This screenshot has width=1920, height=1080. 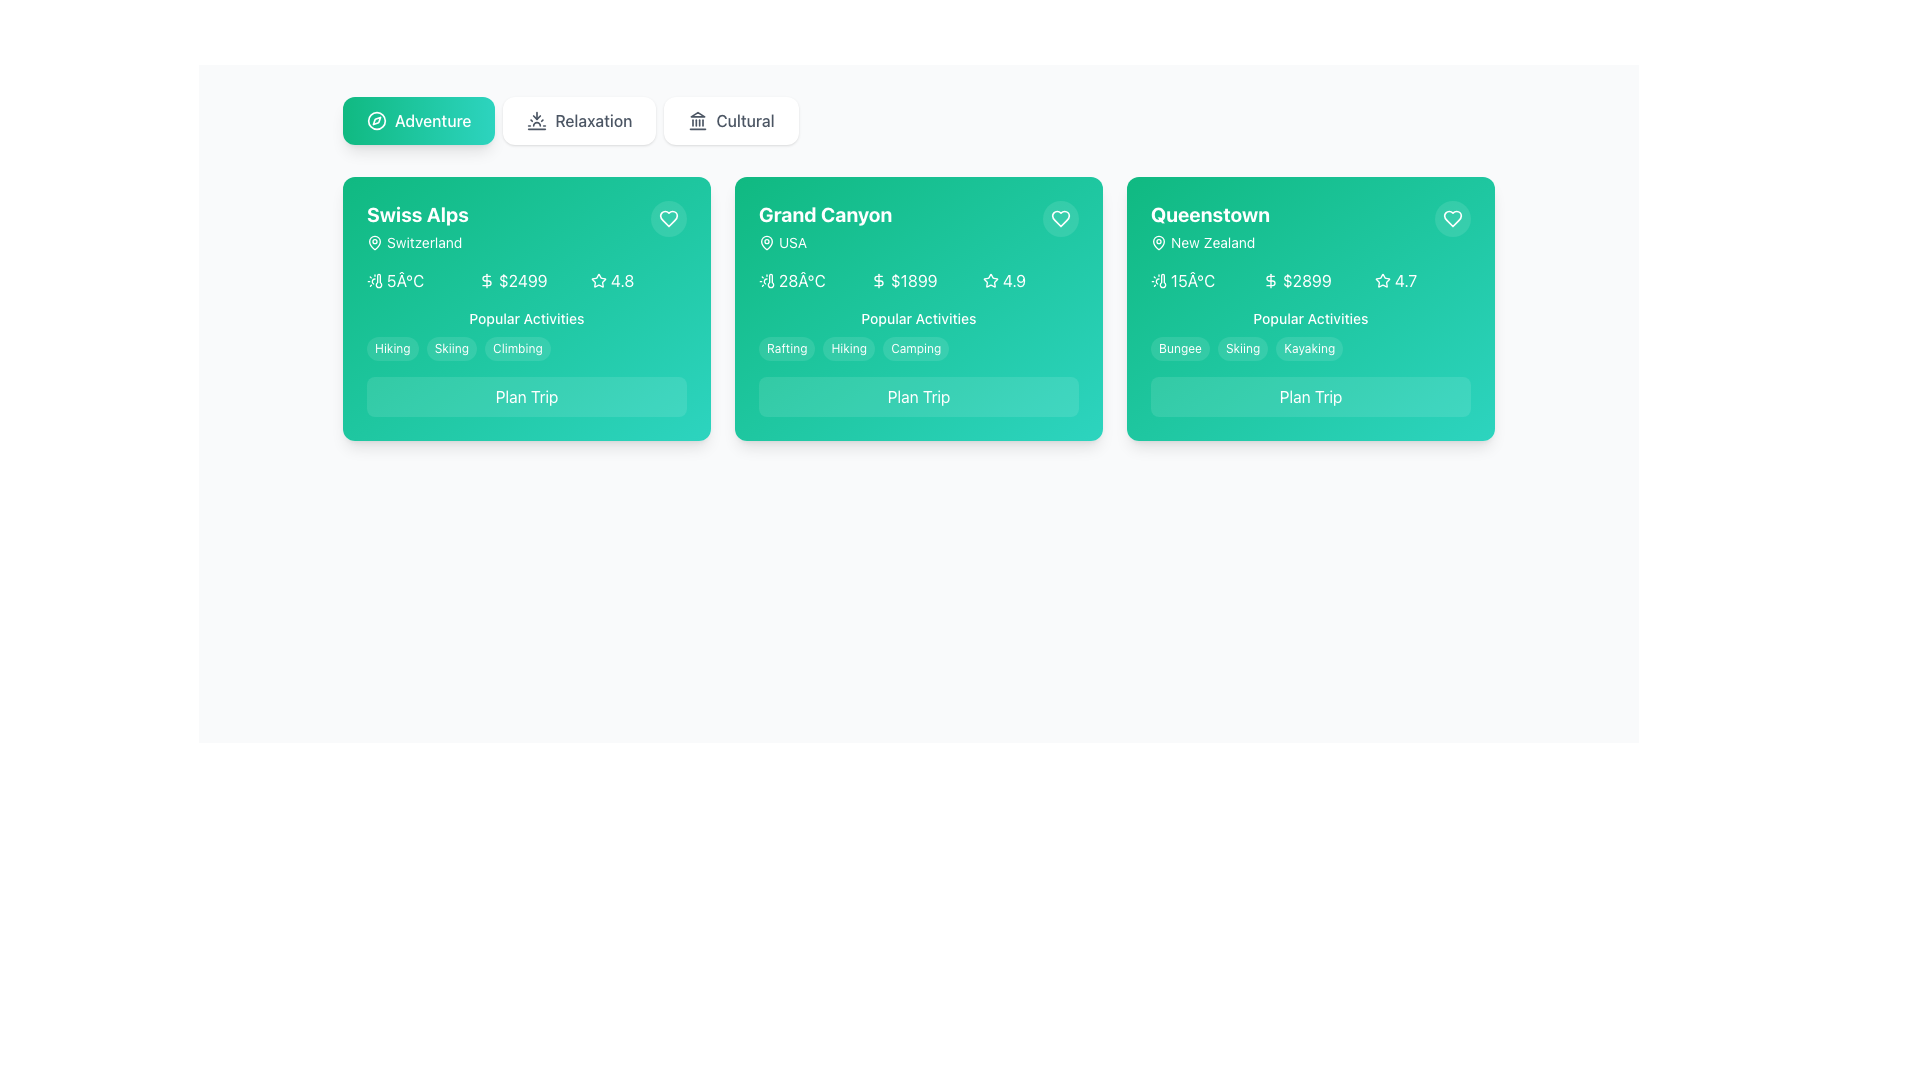 I want to click on the text '28Â°C' with the thermometer icon in the upper left section of the 'Grand Canyon' card, so click(x=806, y=281).